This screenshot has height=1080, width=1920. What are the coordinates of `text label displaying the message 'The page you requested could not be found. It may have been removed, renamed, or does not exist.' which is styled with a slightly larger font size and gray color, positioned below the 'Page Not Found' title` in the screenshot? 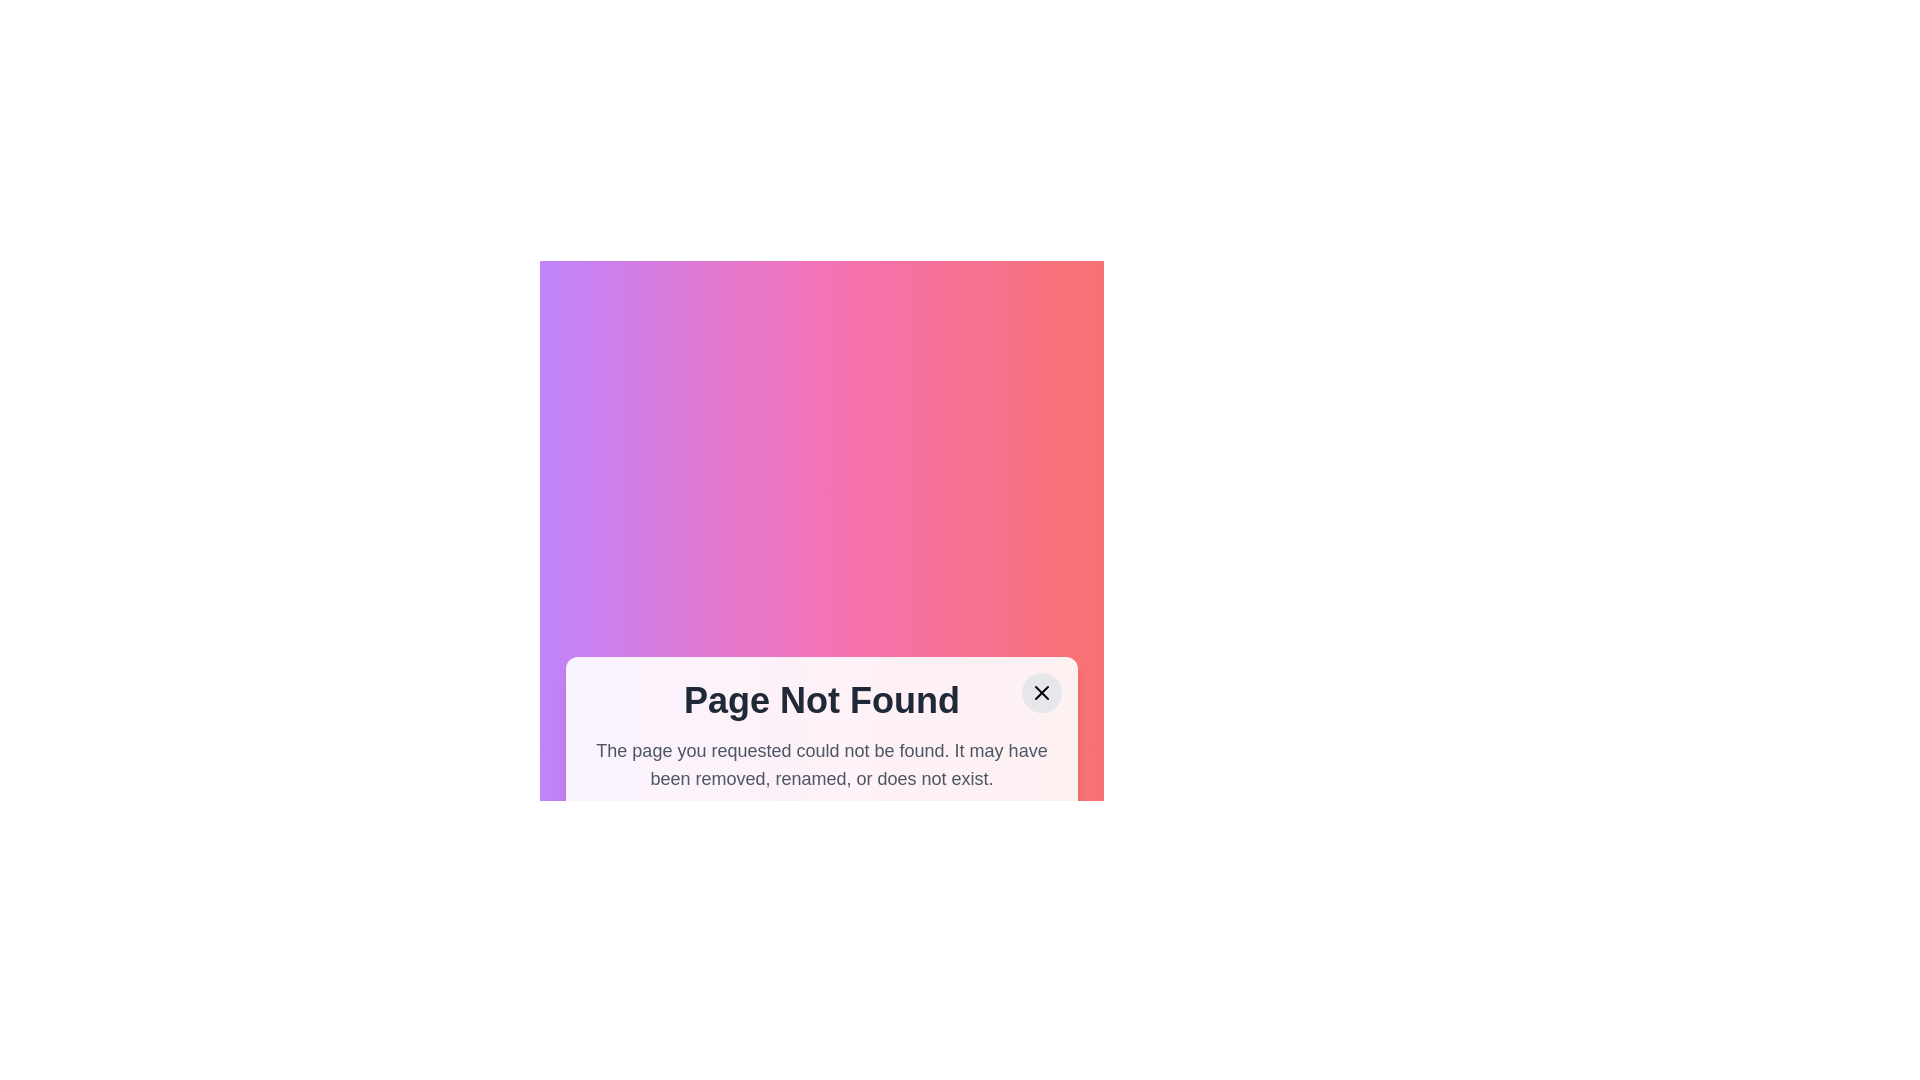 It's located at (821, 763).